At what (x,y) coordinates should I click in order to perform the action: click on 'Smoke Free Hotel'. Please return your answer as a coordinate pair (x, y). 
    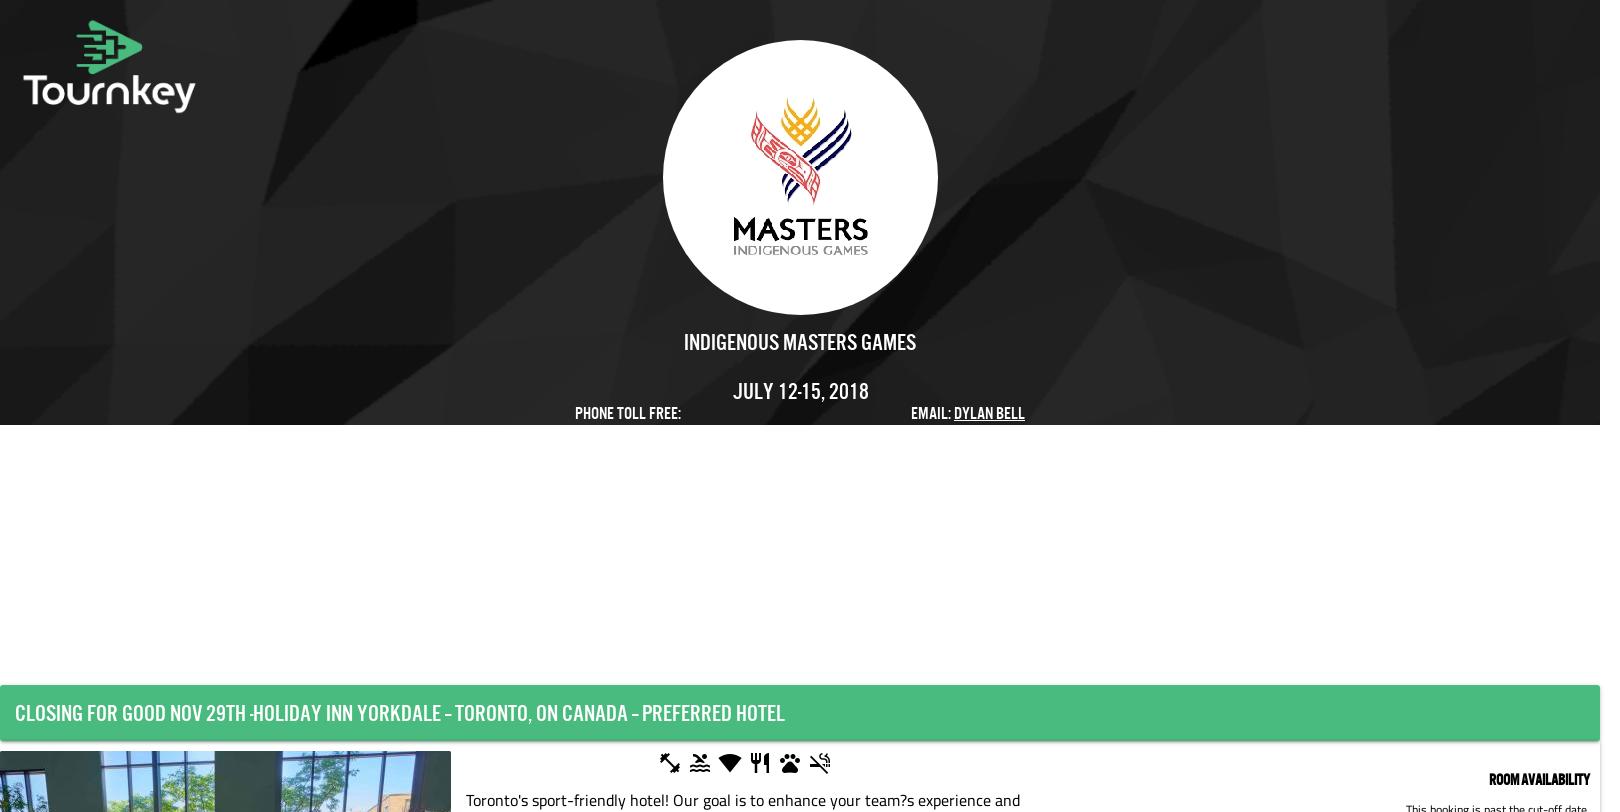
    Looking at the image, I should click on (898, 765).